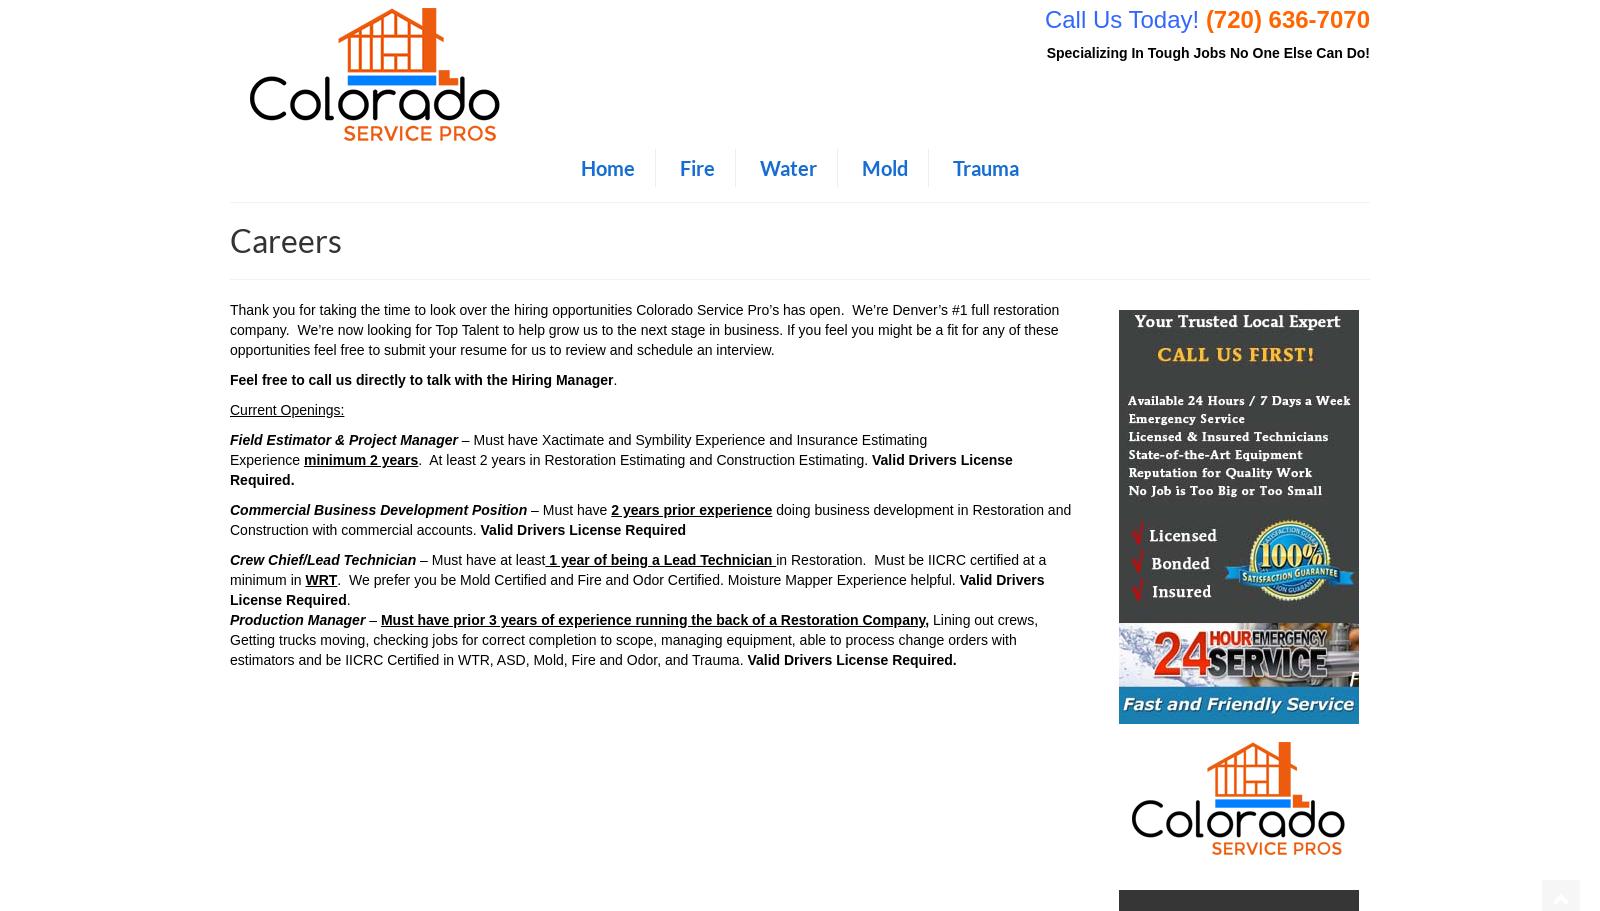 The image size is (1600, 911). I want to click on 'Thank you for taking the time to look over the hiring opportunities Colorado Service Pro’s has open.  We’re Denver’s #1 full restoration company.  We’re now looking for Top Talent to help grow us to the next stage in business. If you feel you might be a fit for any of these opportunities feel free to submit your resume for us to review and schedule an interview.', so click(644, 328).